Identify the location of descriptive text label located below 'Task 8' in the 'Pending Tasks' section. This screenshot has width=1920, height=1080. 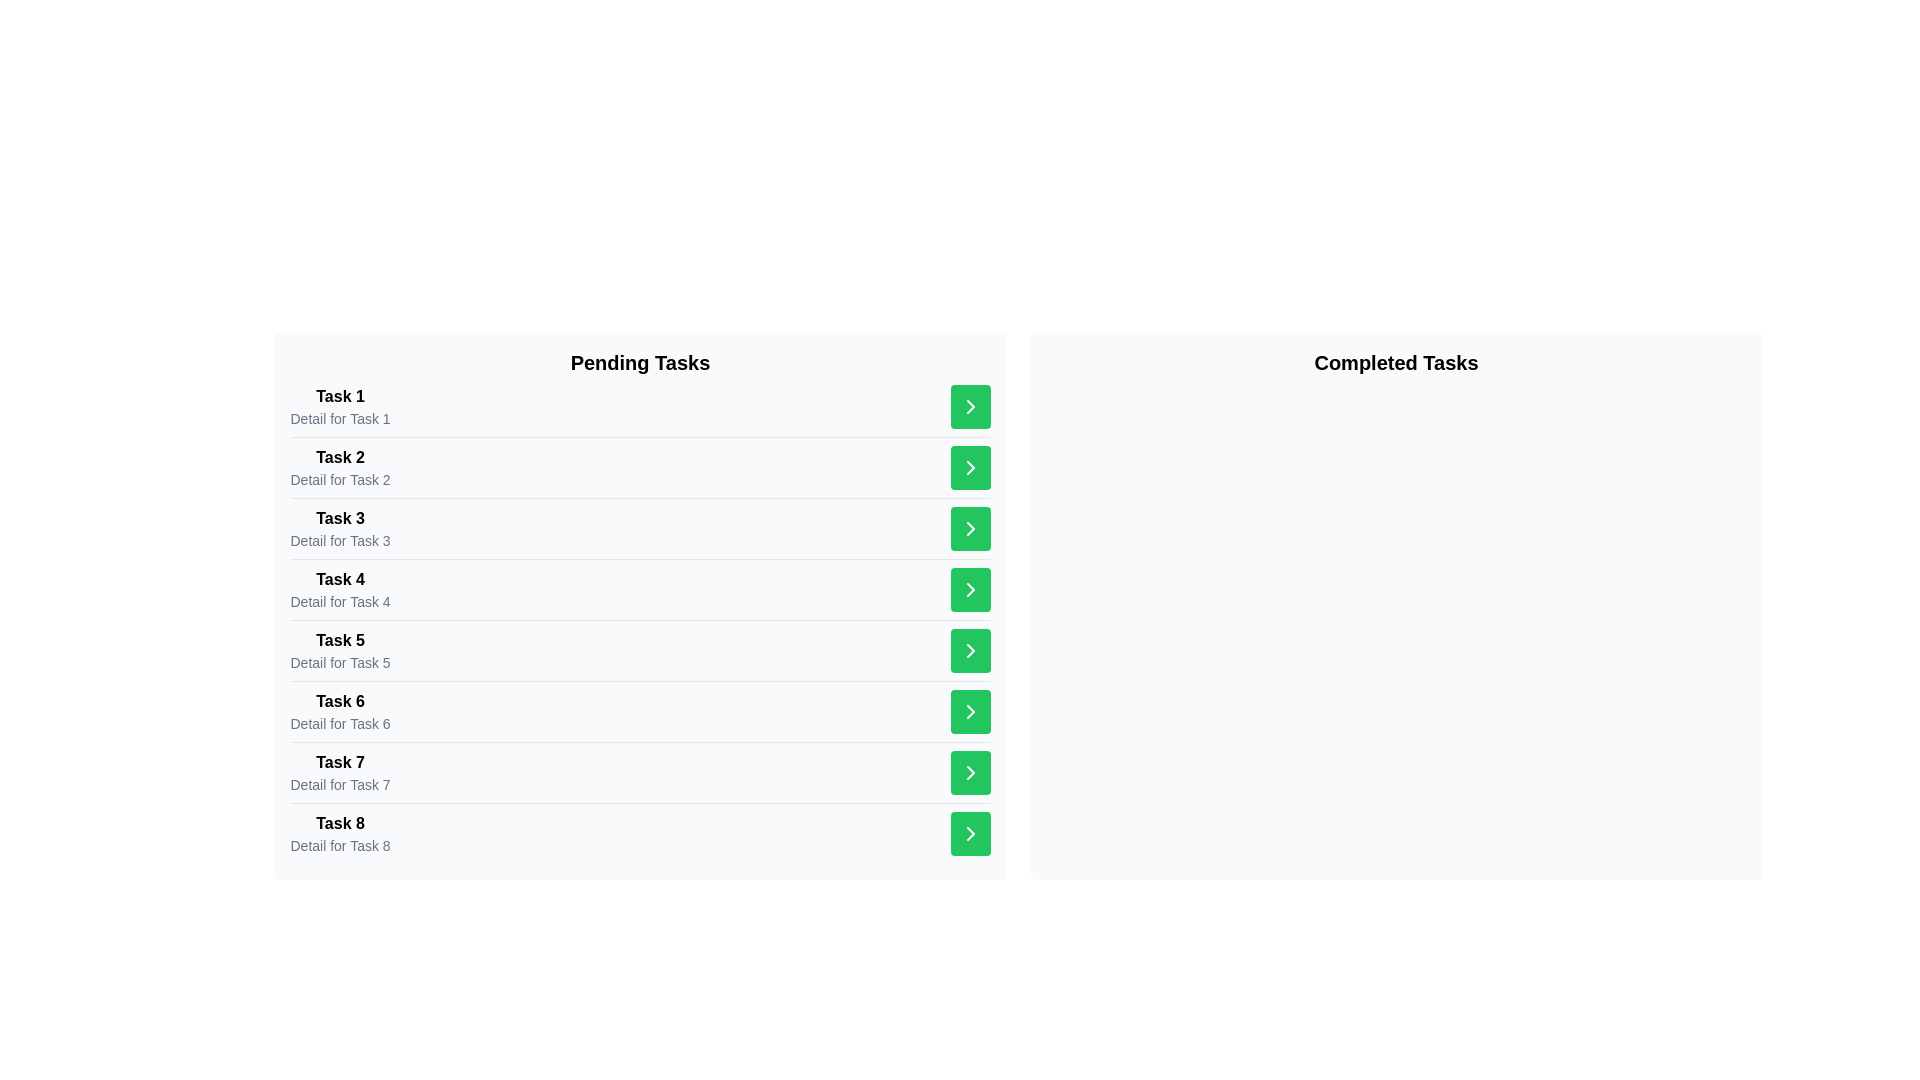
(340, 845).